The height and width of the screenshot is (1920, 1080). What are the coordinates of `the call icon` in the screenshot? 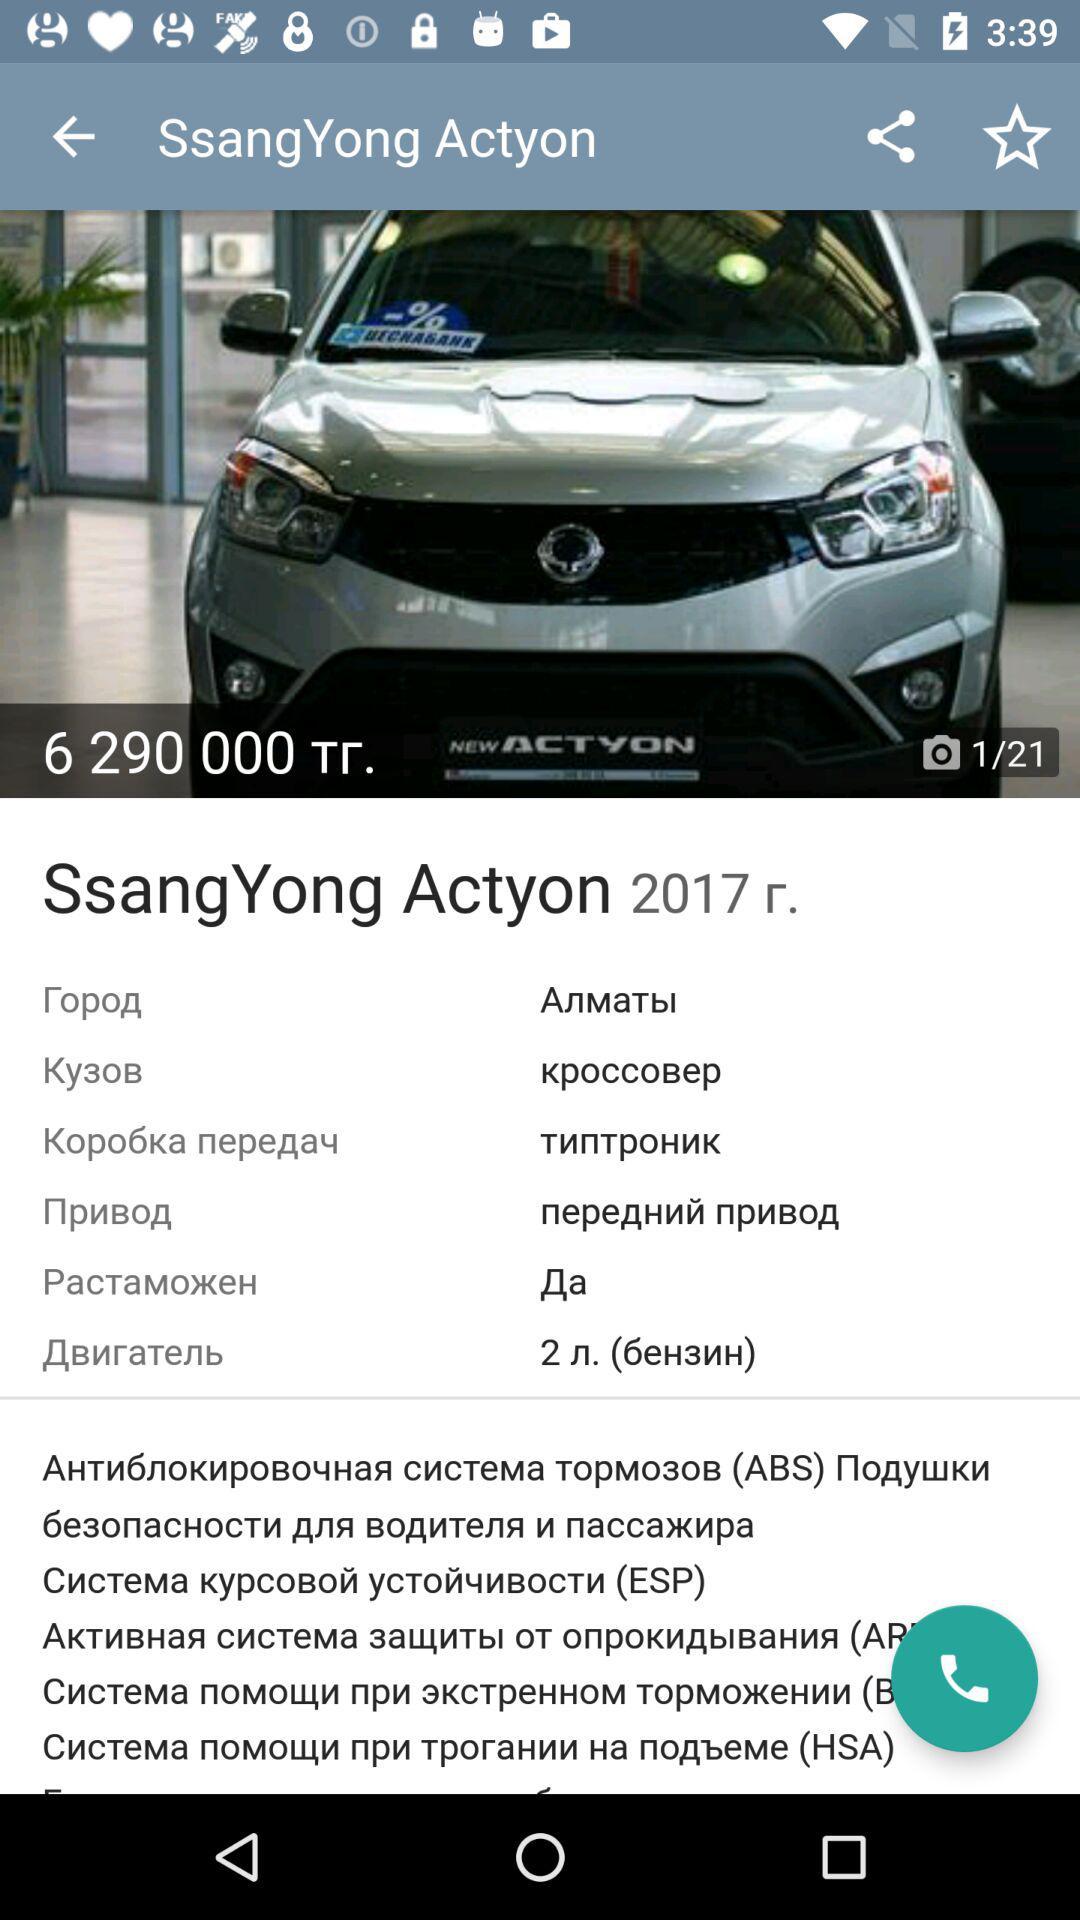 It's located at (963, 1678).